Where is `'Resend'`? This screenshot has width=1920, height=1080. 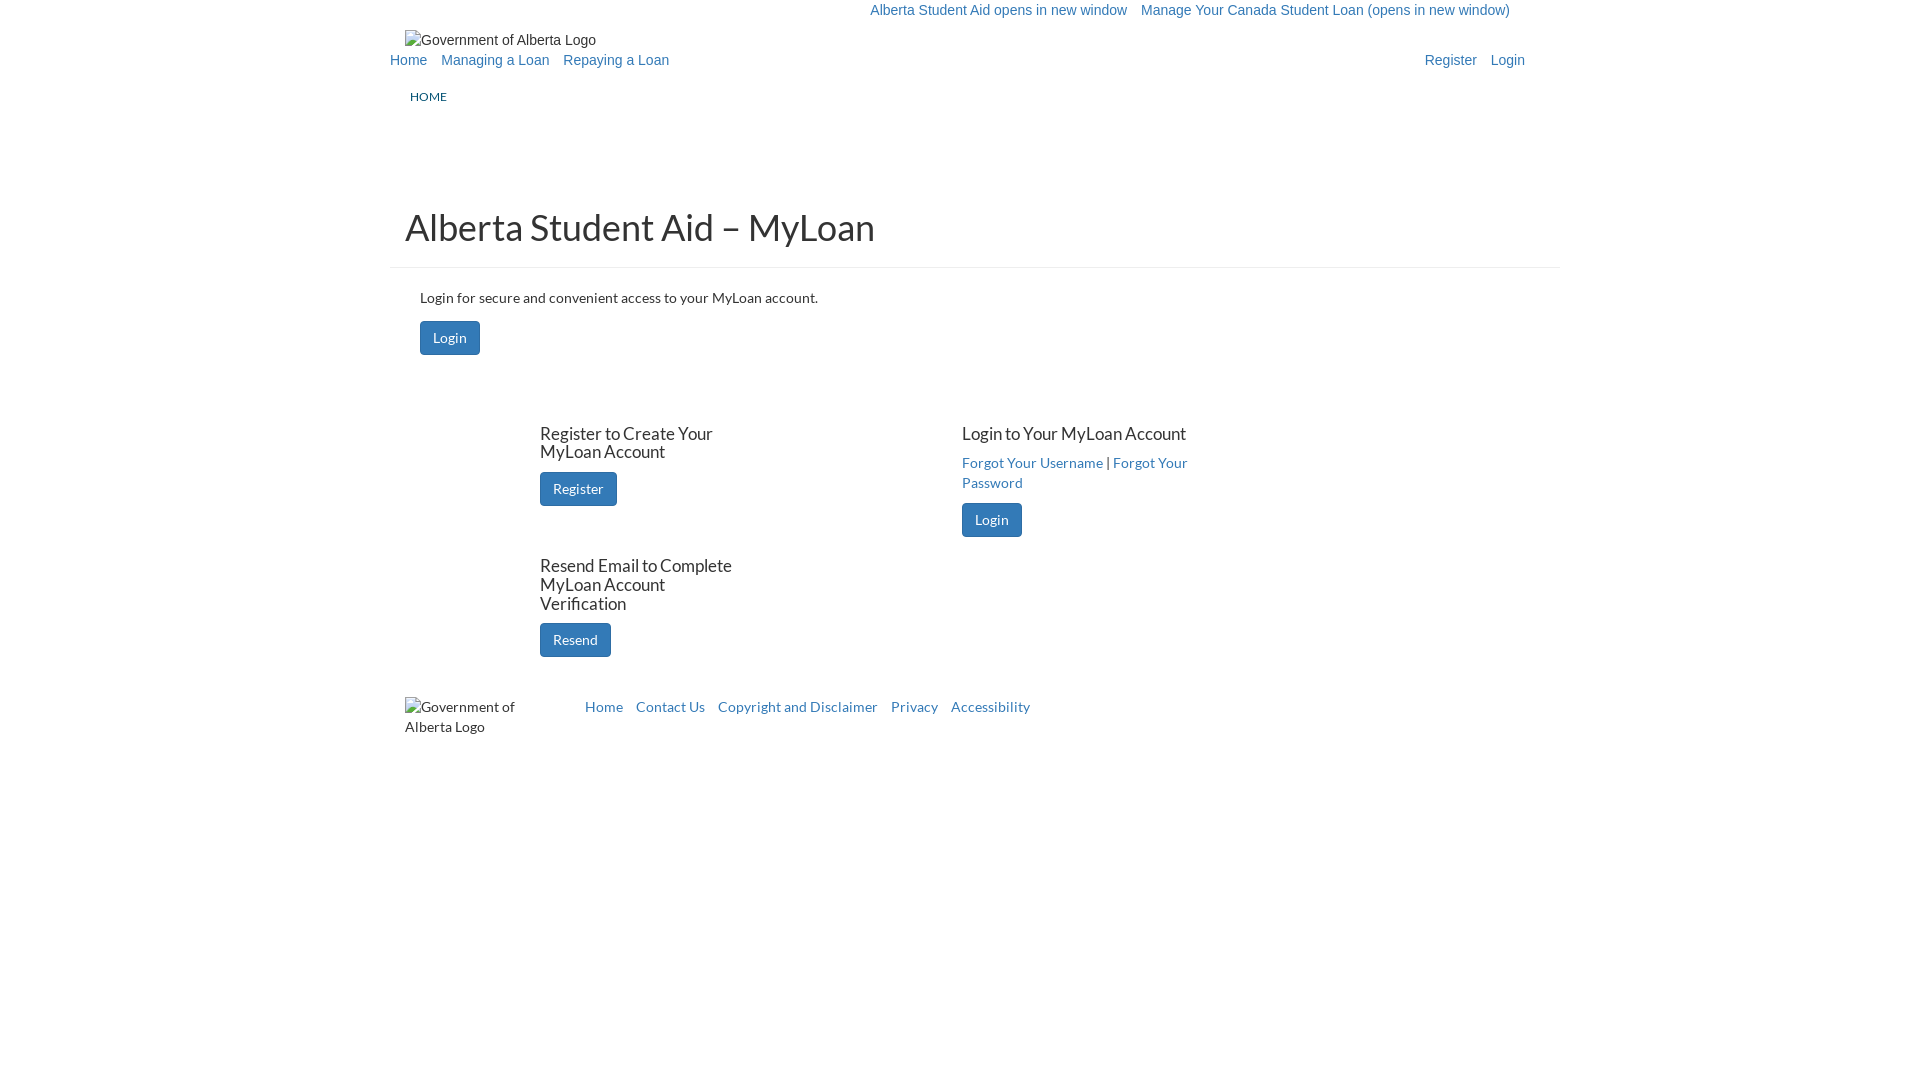
'Resend' is located at coordinates (574, 640).